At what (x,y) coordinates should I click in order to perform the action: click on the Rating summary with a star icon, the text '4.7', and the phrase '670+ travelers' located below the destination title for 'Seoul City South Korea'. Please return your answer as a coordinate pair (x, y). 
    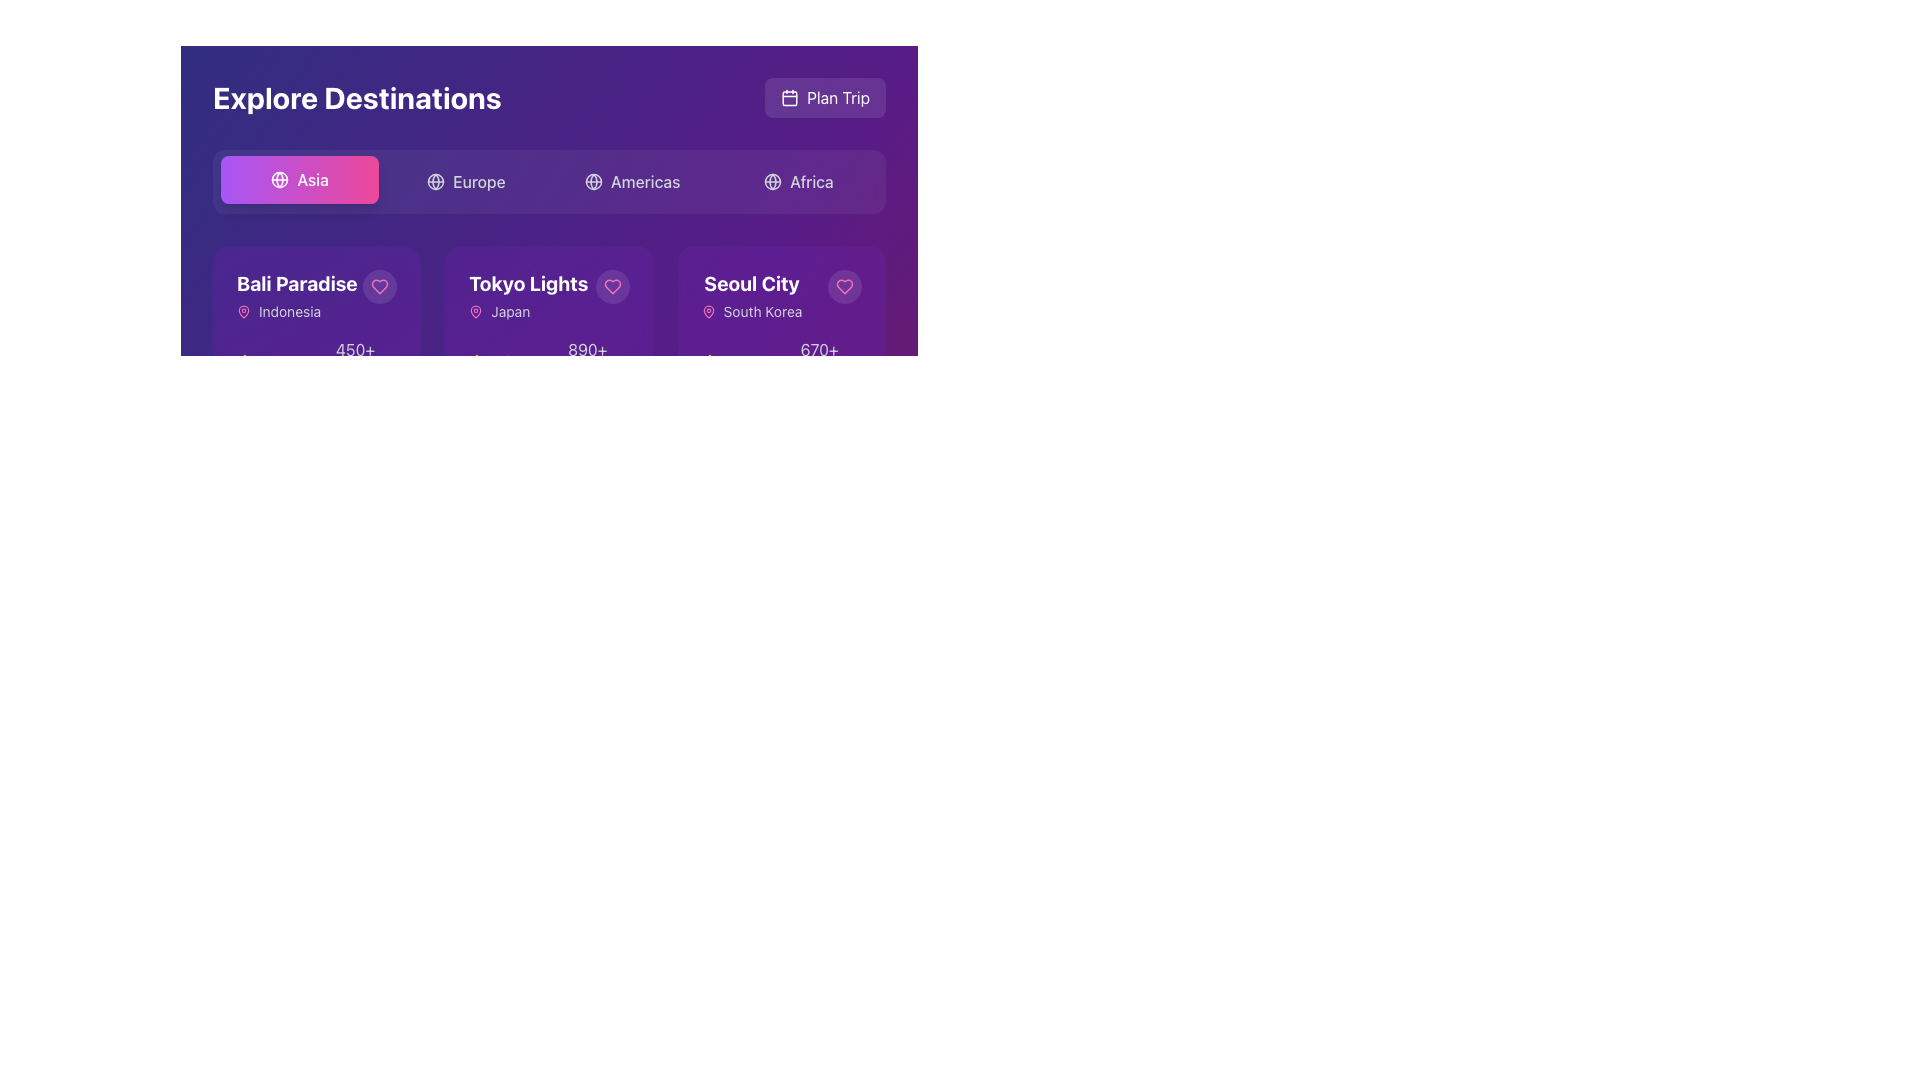
    Looking at the image, I should click on (780, 362).